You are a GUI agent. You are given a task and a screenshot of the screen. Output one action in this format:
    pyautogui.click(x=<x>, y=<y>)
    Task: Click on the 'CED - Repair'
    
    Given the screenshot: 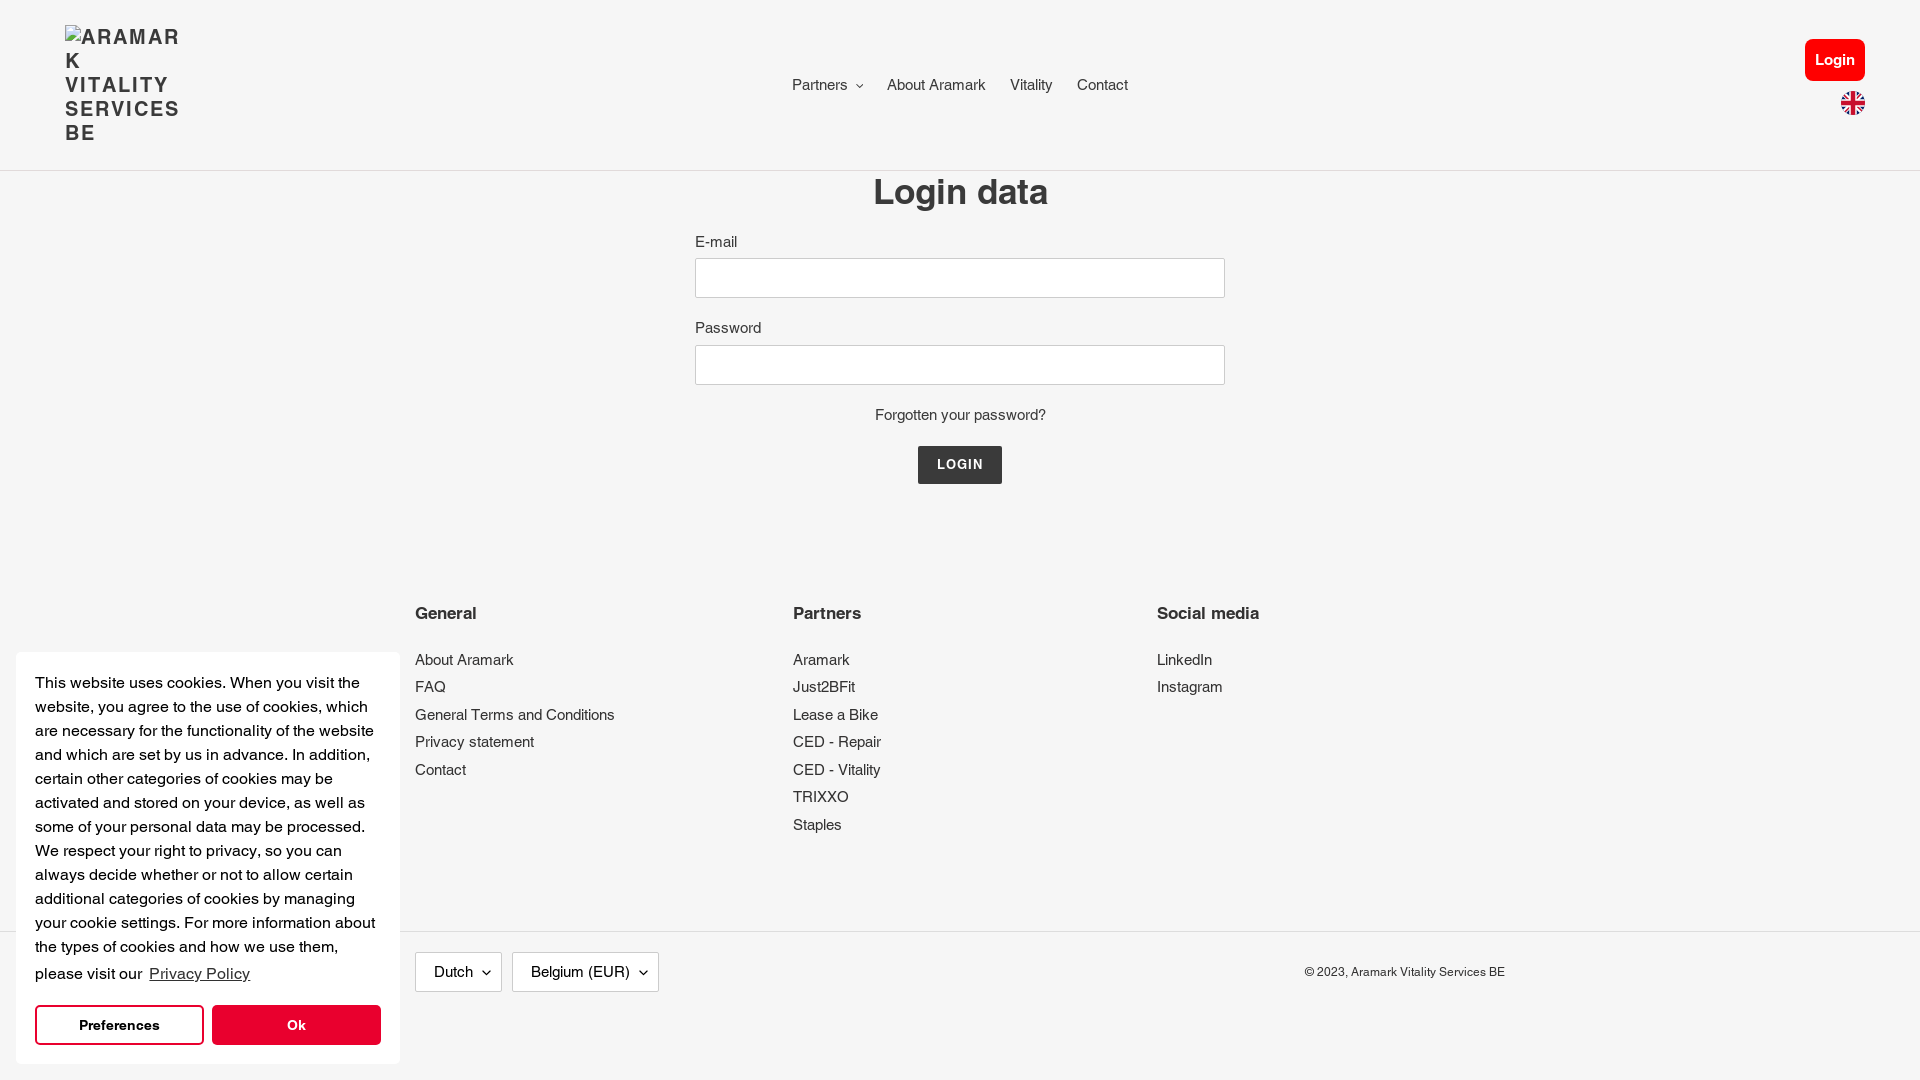 What is the action you would take?
    pyautogui.click(x=836, y=741)
    